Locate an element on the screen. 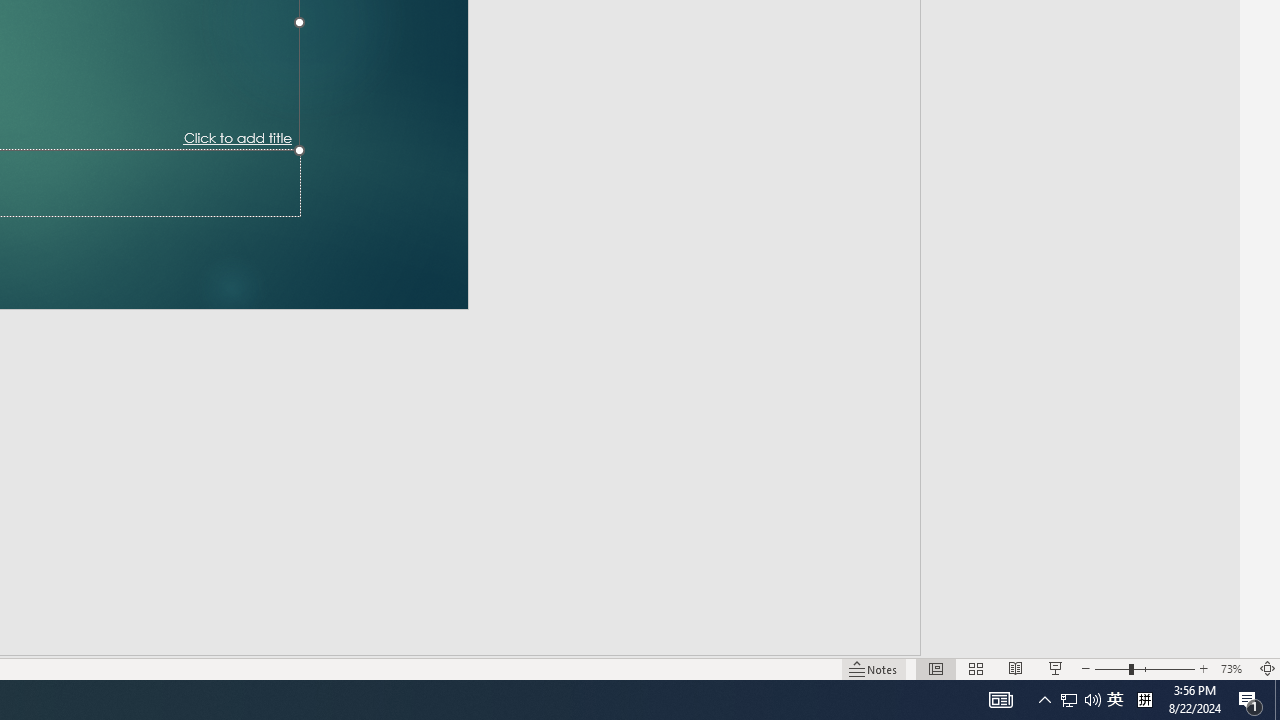 This screenshot has width=1280, height=720. 'Print Layout' is located at coordinates (923, 640).